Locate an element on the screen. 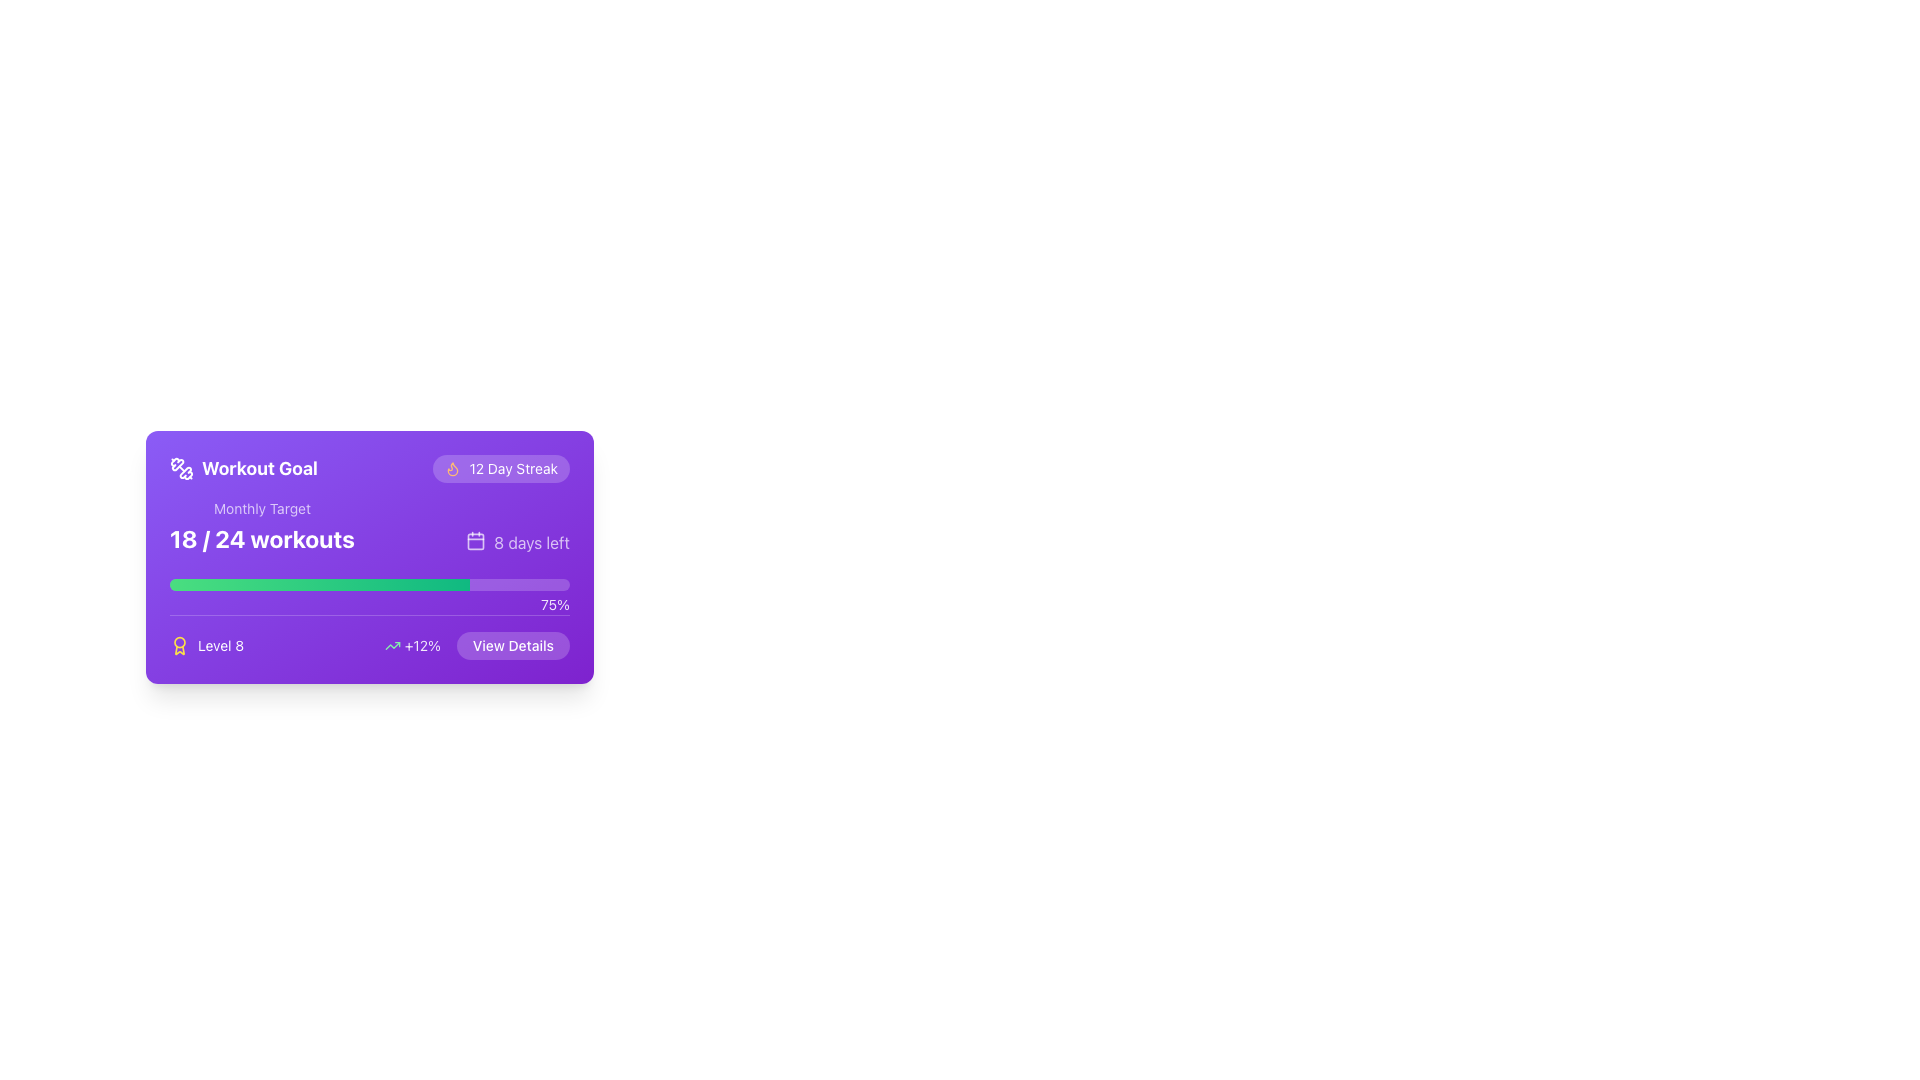 The height and width of the screenshot is (1080, 1920). the text label introducing the workout or fitness goal for accessibility purposes is located at coordinates (243, 469).